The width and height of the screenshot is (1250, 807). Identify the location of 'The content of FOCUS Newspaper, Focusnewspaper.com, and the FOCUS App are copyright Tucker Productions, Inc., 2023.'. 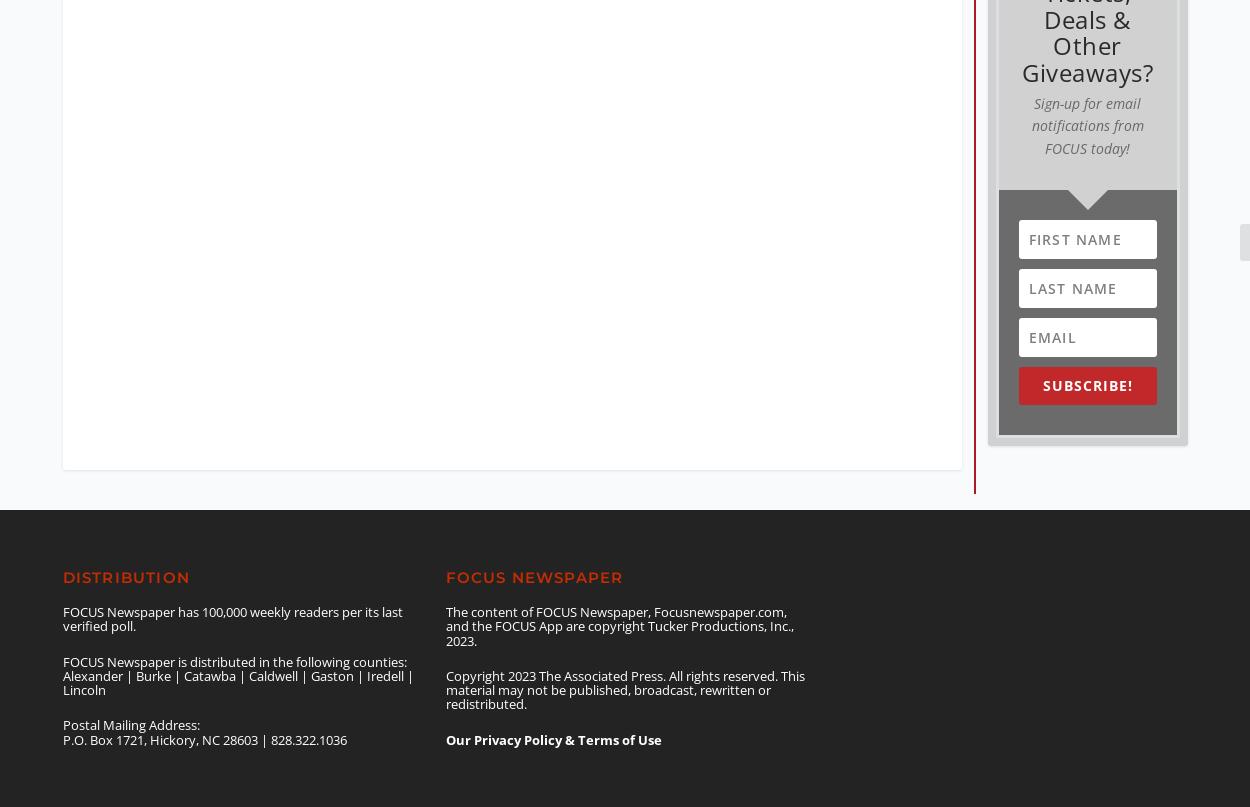
(618, 607).